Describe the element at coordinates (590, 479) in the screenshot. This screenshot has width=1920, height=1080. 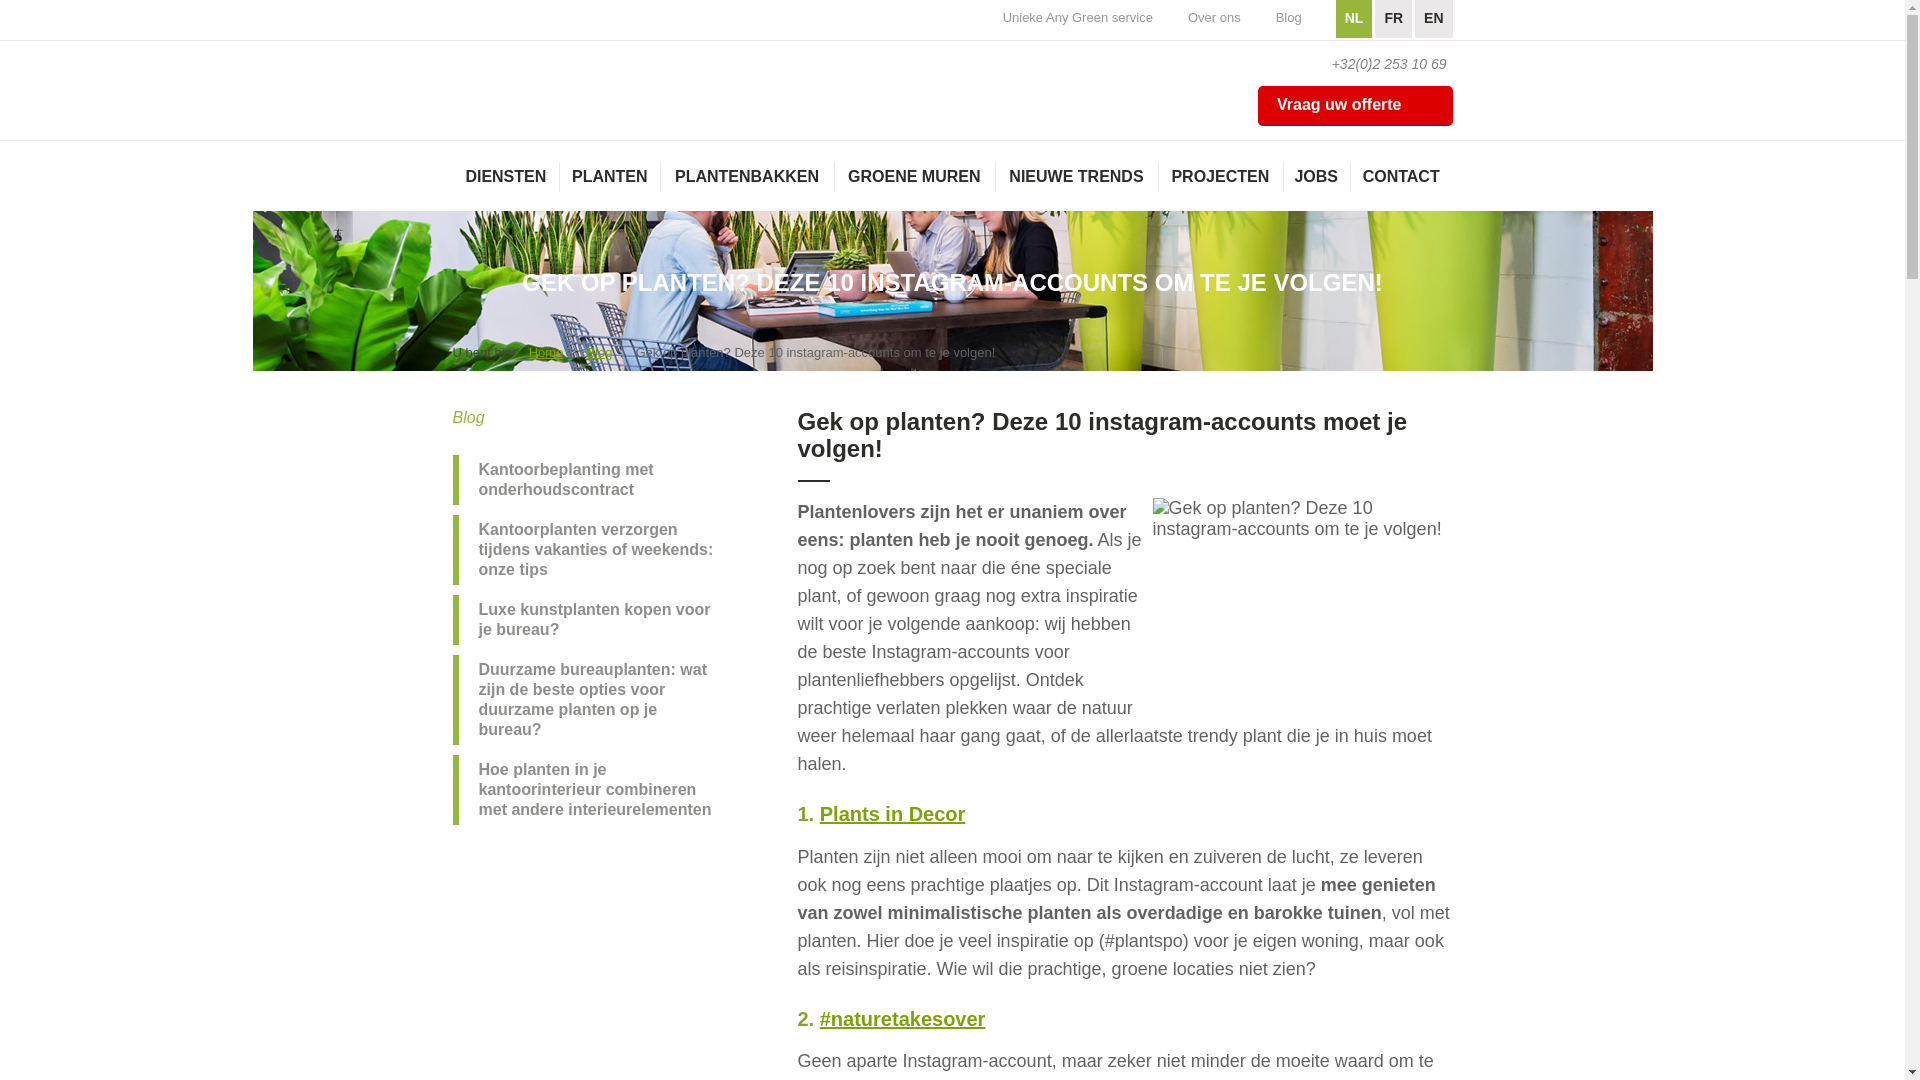
I see `'Kantoorbeplanting met onderhoudscontract'` at that location.